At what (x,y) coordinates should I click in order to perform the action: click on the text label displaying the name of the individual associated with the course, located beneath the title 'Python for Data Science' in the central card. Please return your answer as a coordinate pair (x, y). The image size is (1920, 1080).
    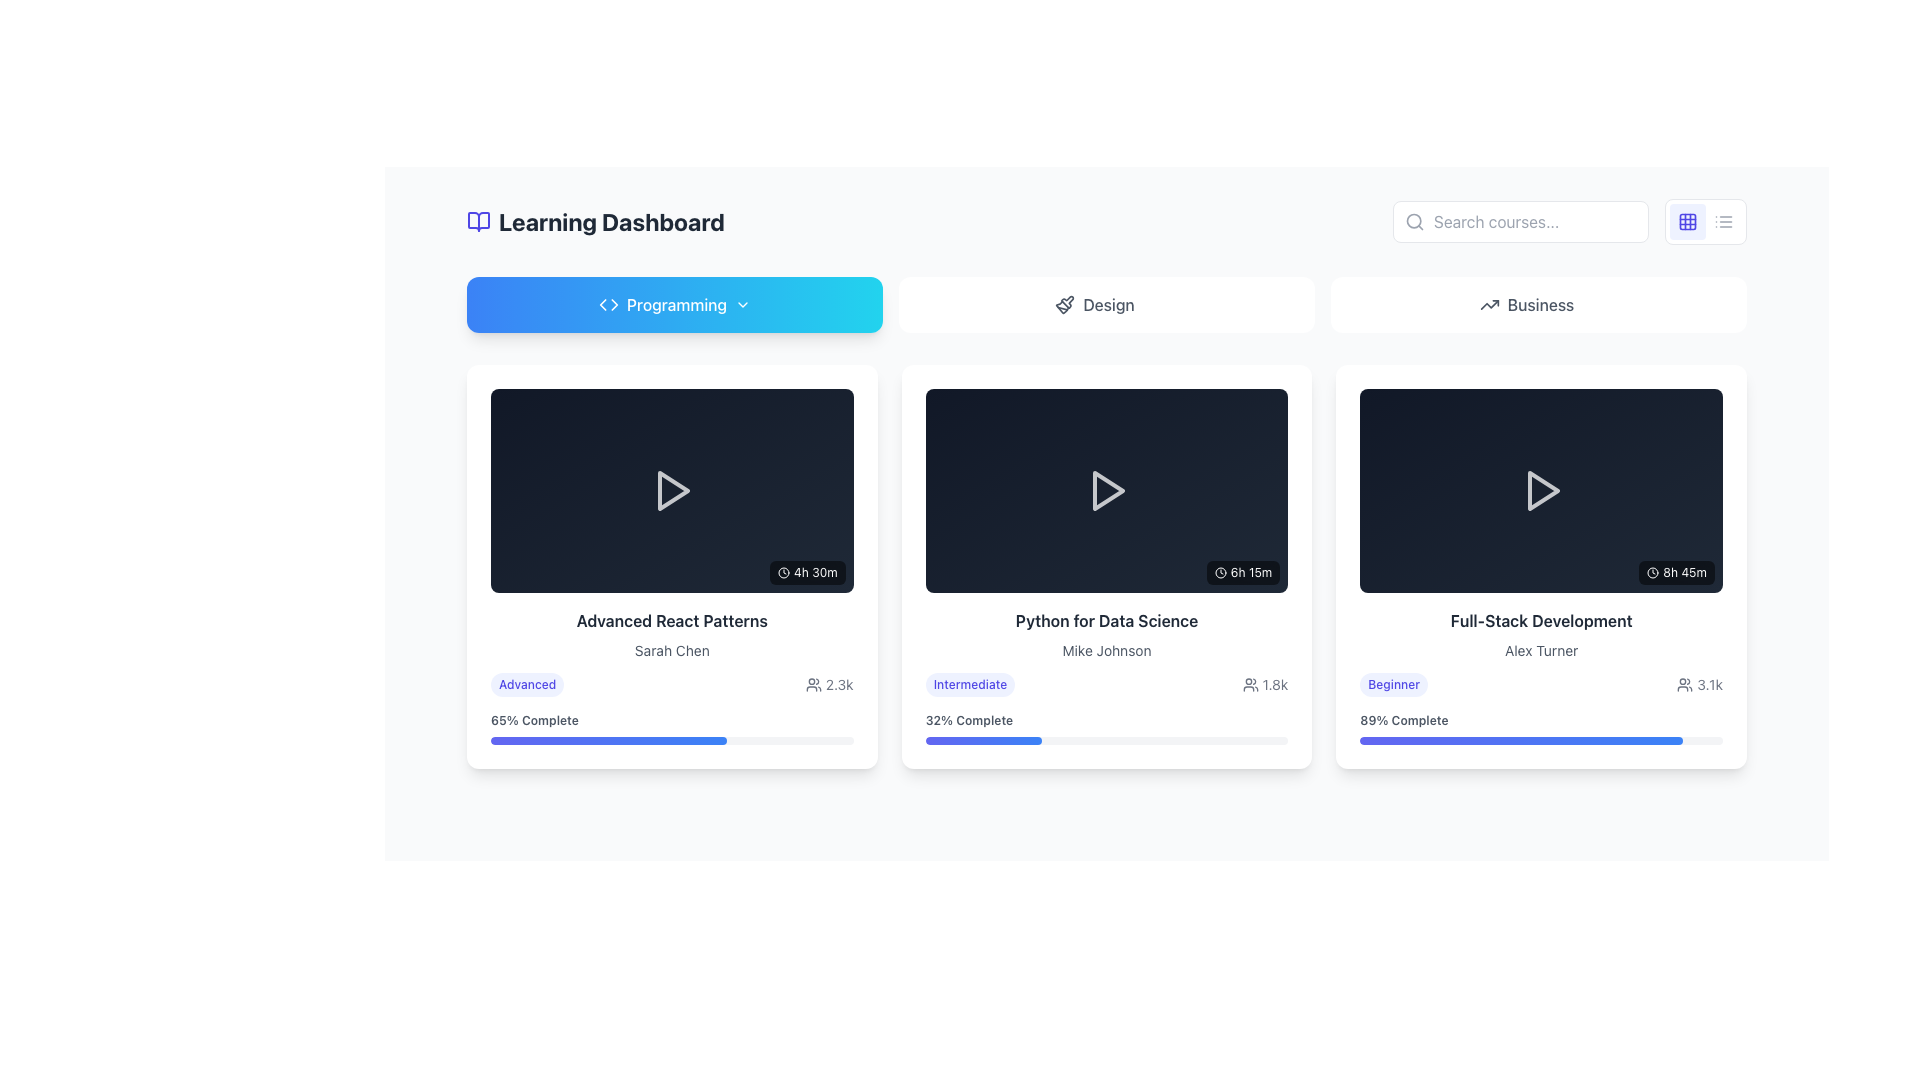
    Looking at the image, I should click on (1106, 651).